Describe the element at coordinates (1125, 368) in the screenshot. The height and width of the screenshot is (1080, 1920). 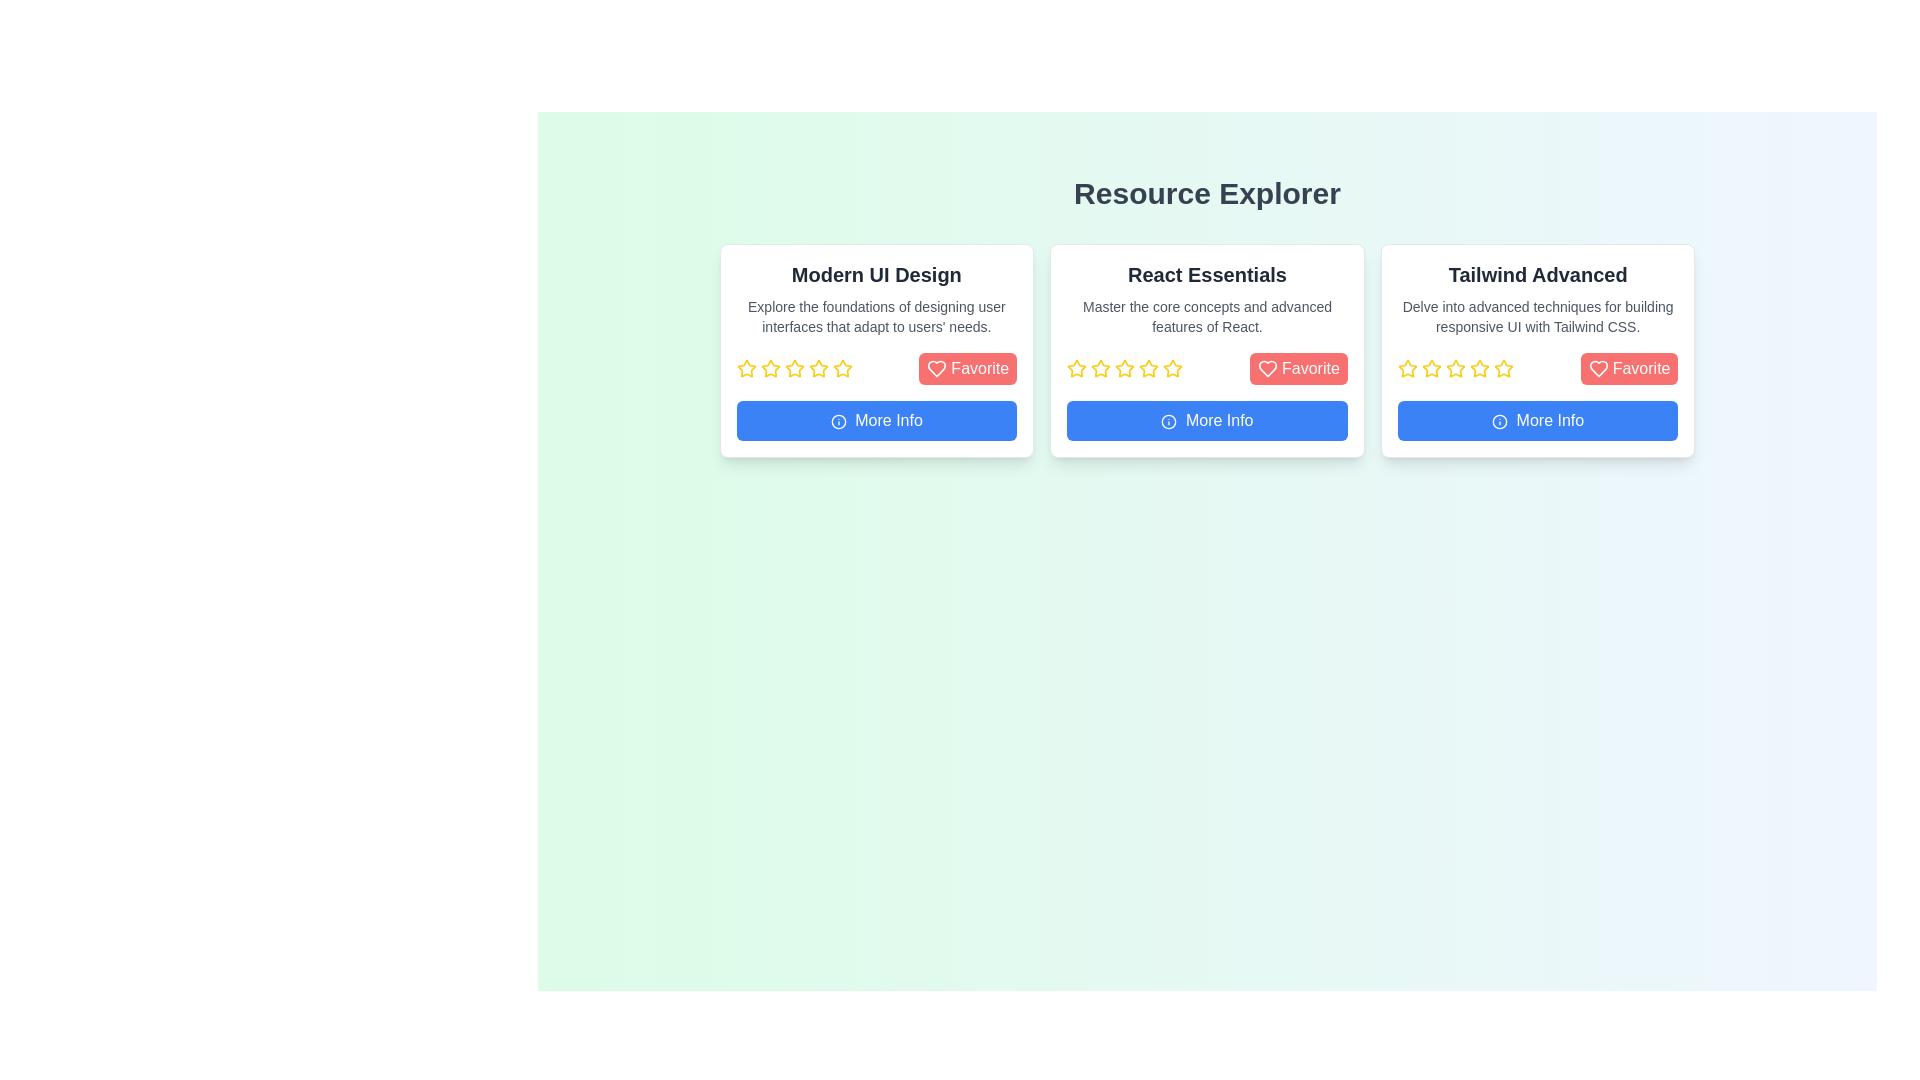
I see `the third yellow star icon in the rating system located beneath the 'React Essentials' card` at that location.